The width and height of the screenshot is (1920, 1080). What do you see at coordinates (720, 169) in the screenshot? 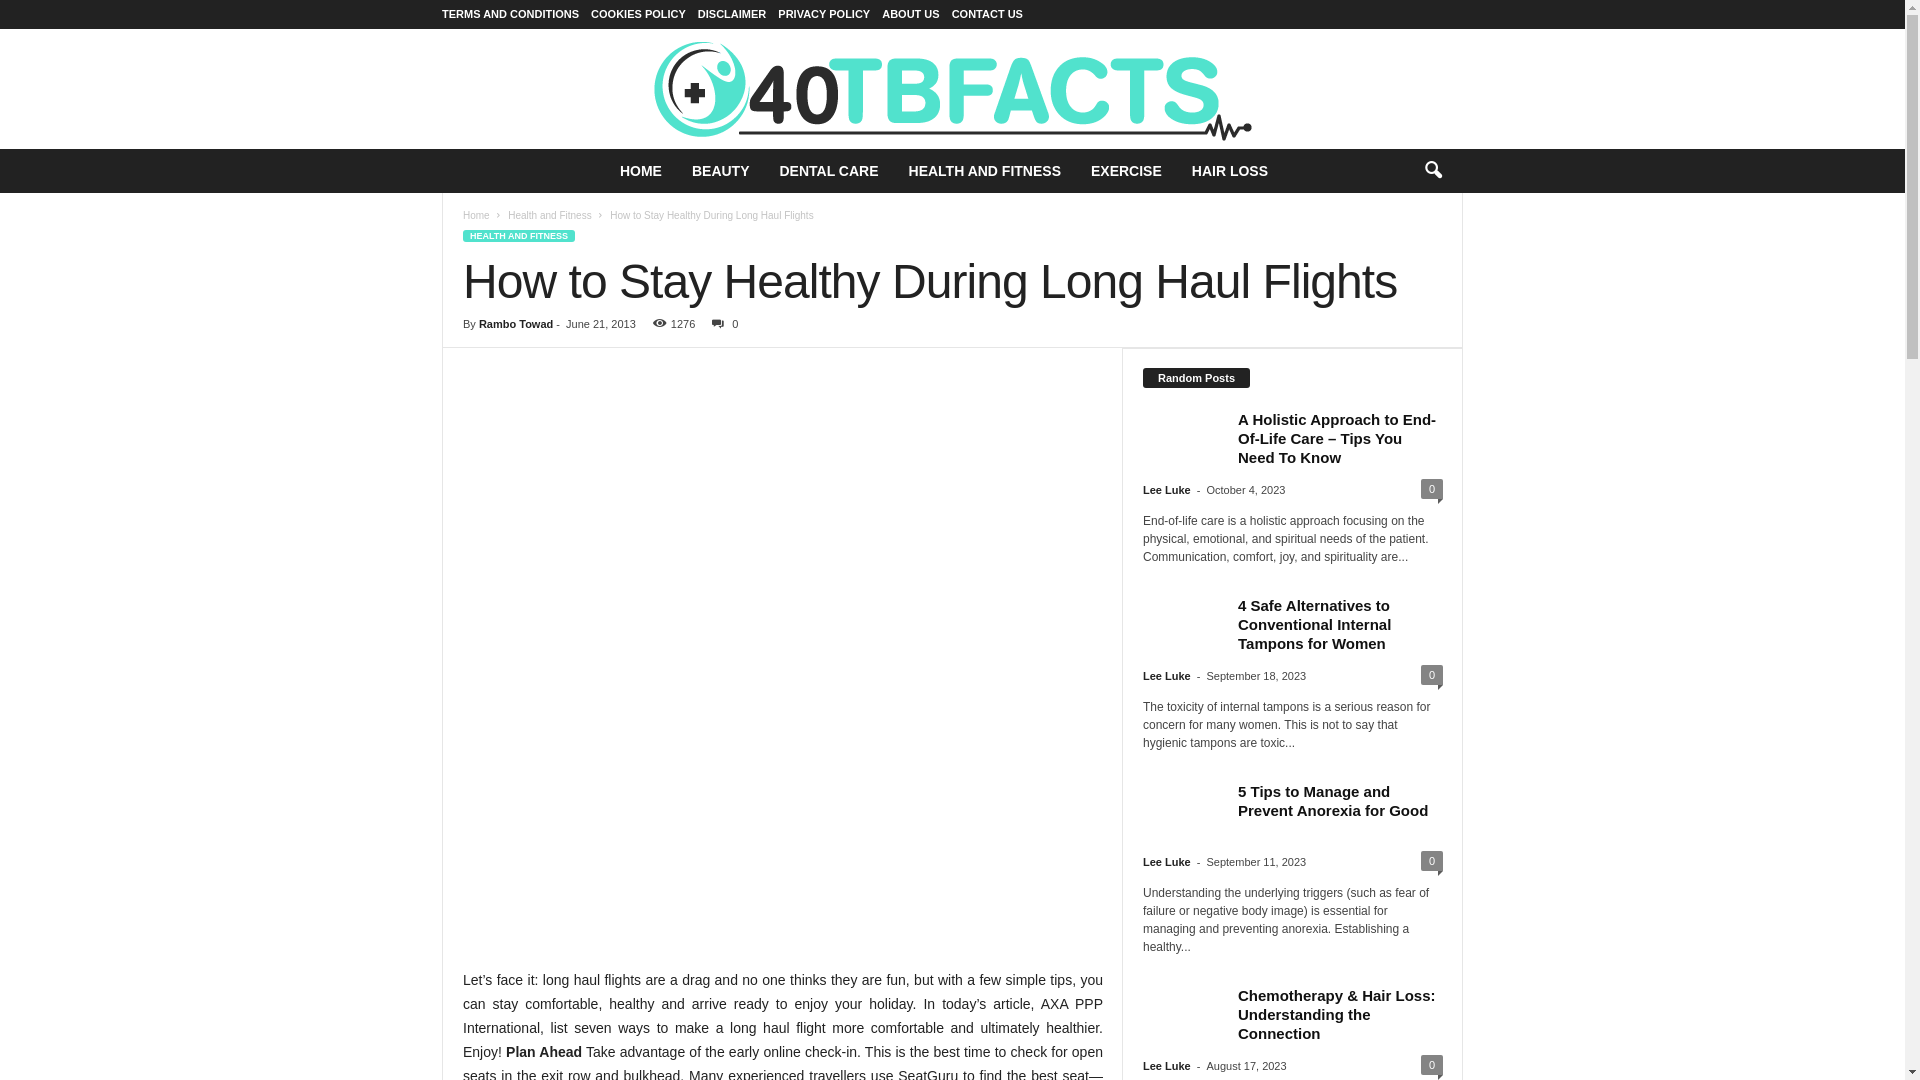
I see `'BEAUTY'` at bounding box center [720, 169].